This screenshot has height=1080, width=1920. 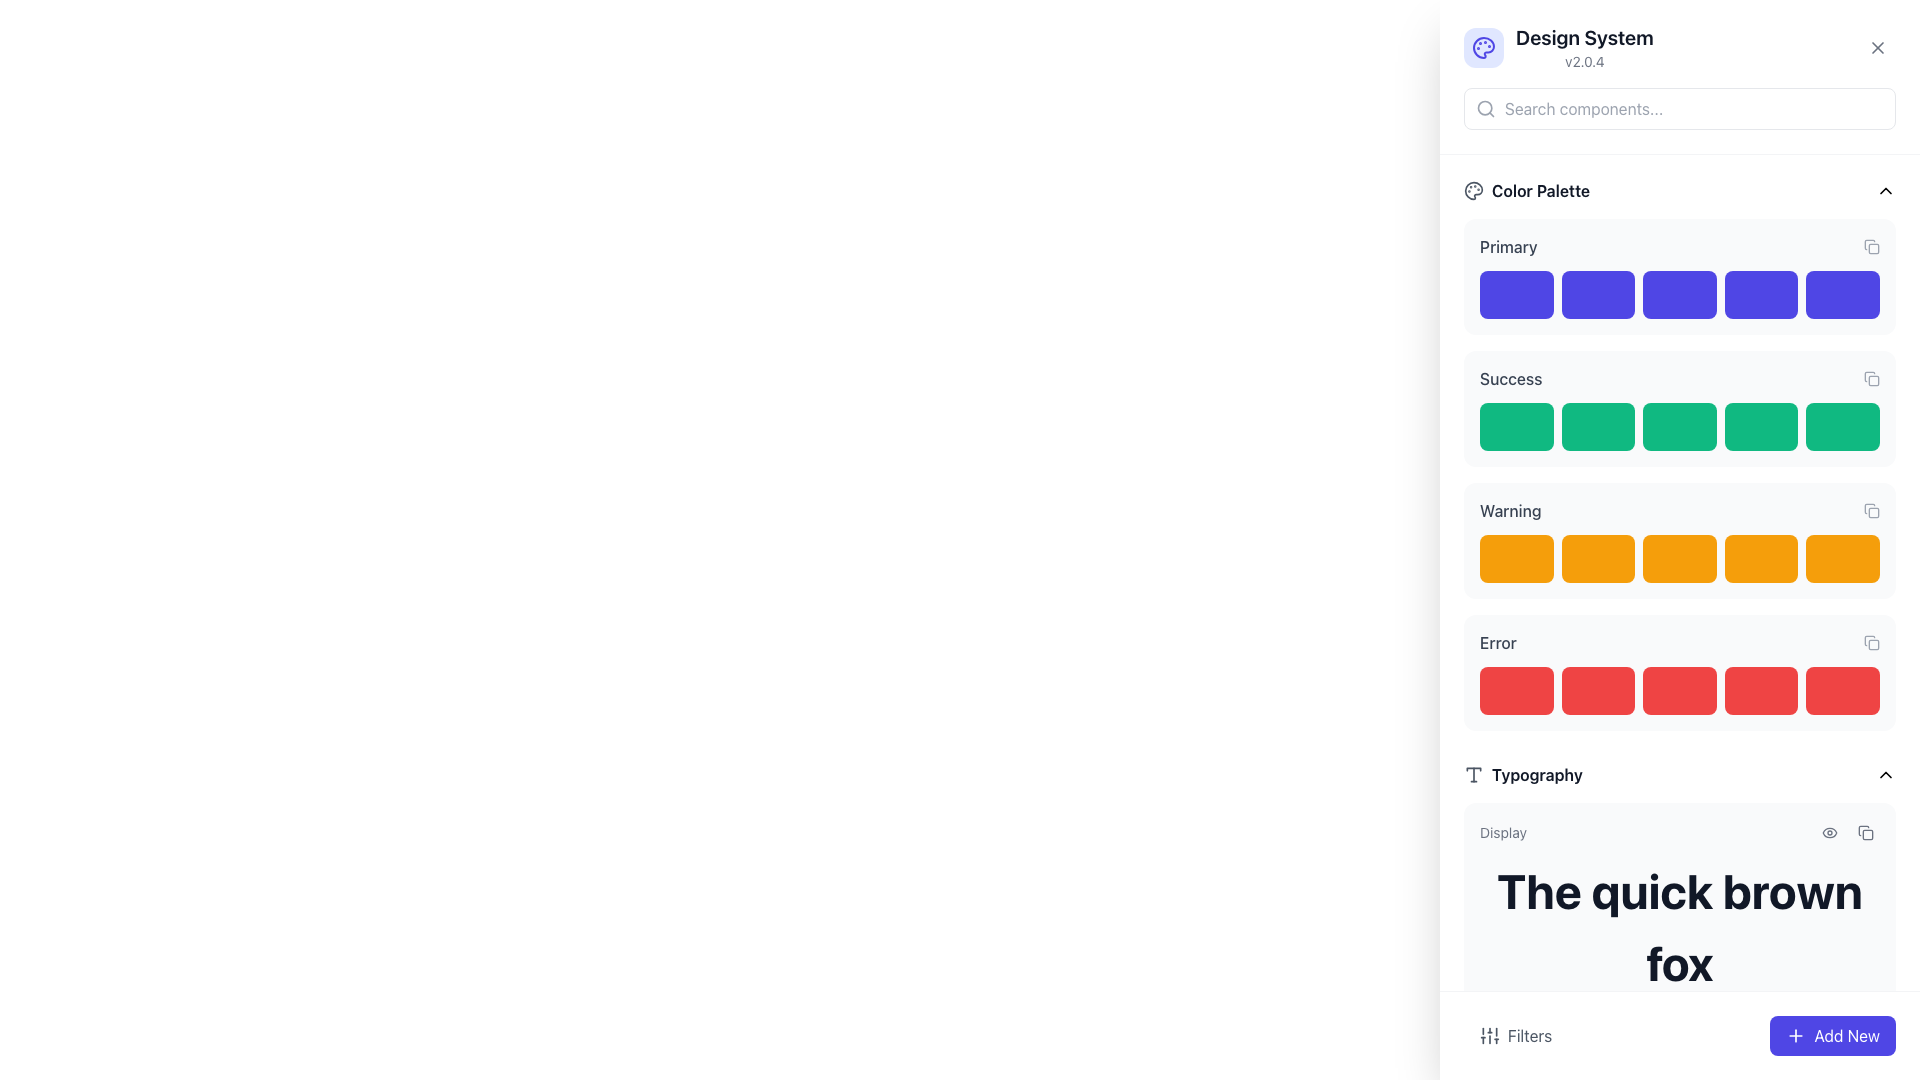 What do you see at coordinates (1539, 191) in the screenshot?
I see `the text label 'Color Palette' which is bold and gray-black, located at the top section of the interface next to an icon resembling a palette` at bounding box center [1539, 191].